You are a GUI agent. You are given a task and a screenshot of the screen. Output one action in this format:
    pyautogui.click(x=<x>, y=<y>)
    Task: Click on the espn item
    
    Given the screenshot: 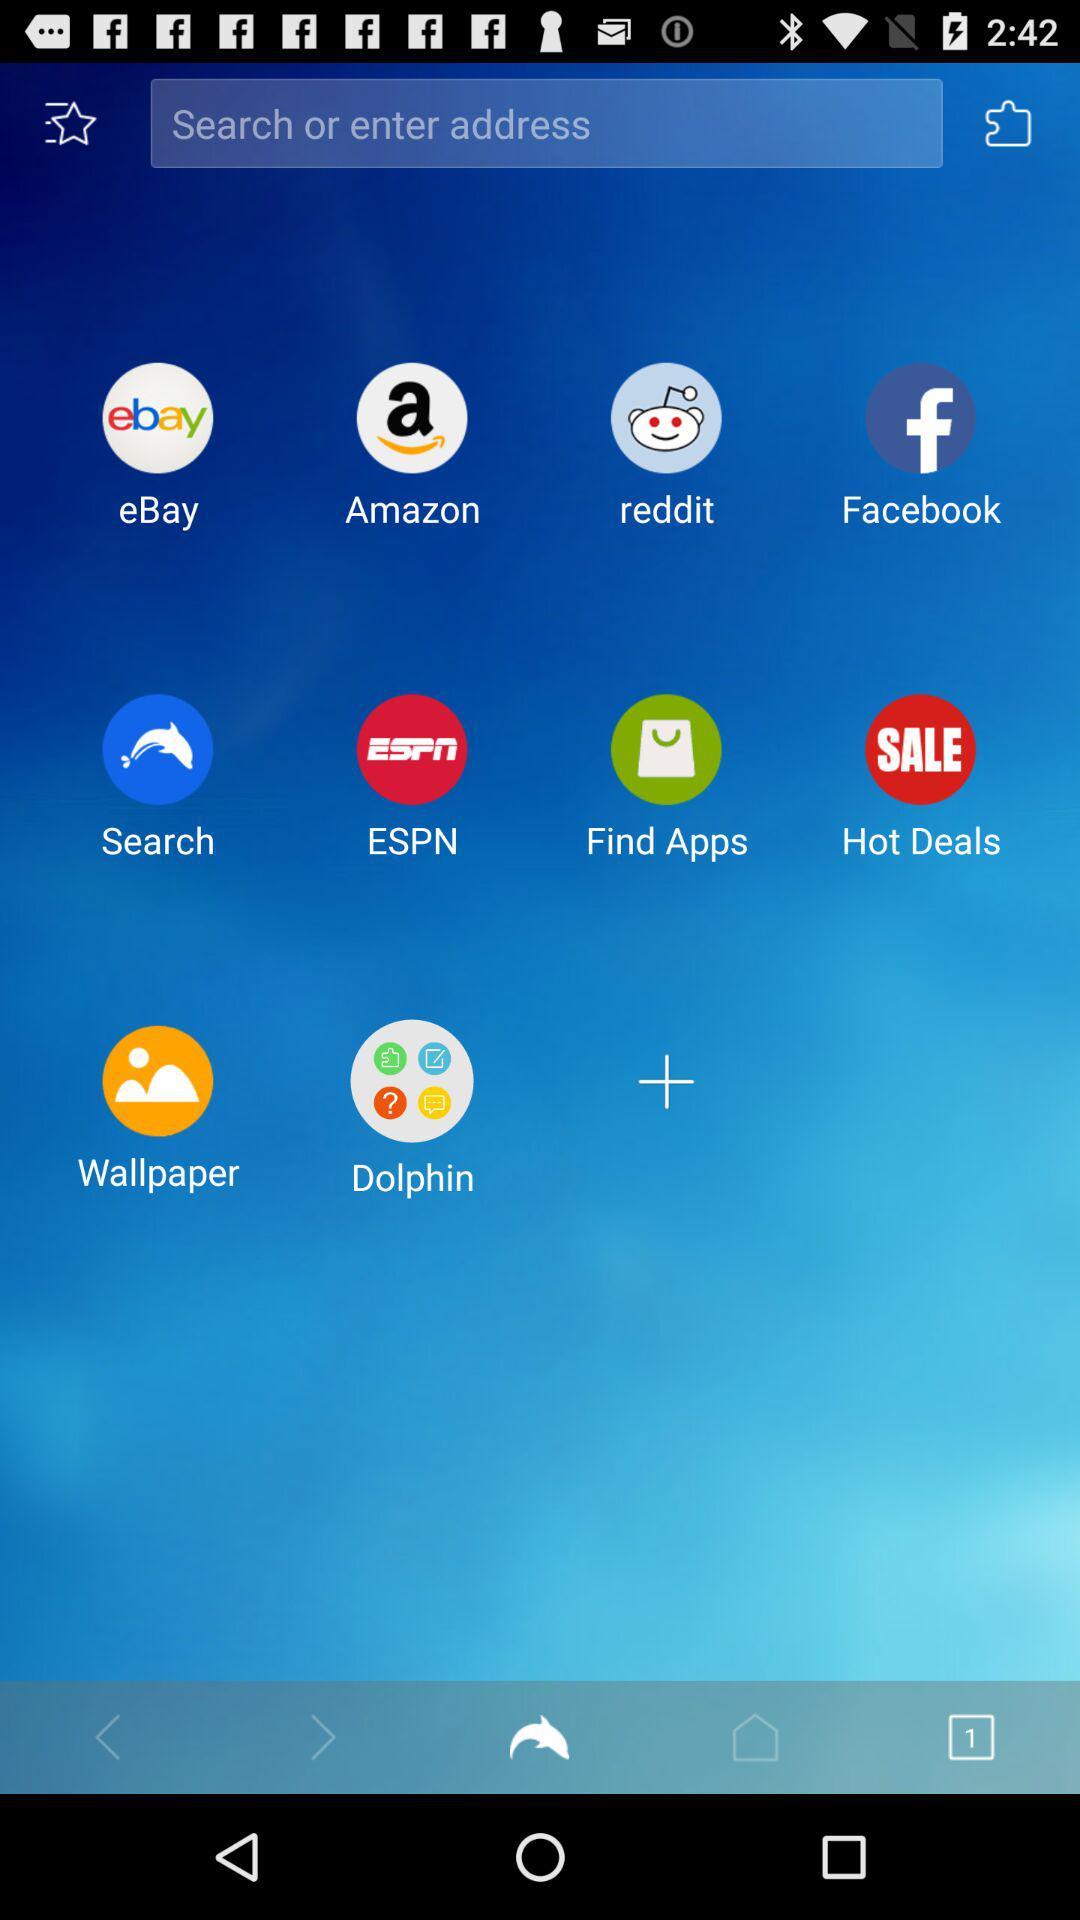 What is the action you would take?
    pyautogui.click(x=411, y=792)
    